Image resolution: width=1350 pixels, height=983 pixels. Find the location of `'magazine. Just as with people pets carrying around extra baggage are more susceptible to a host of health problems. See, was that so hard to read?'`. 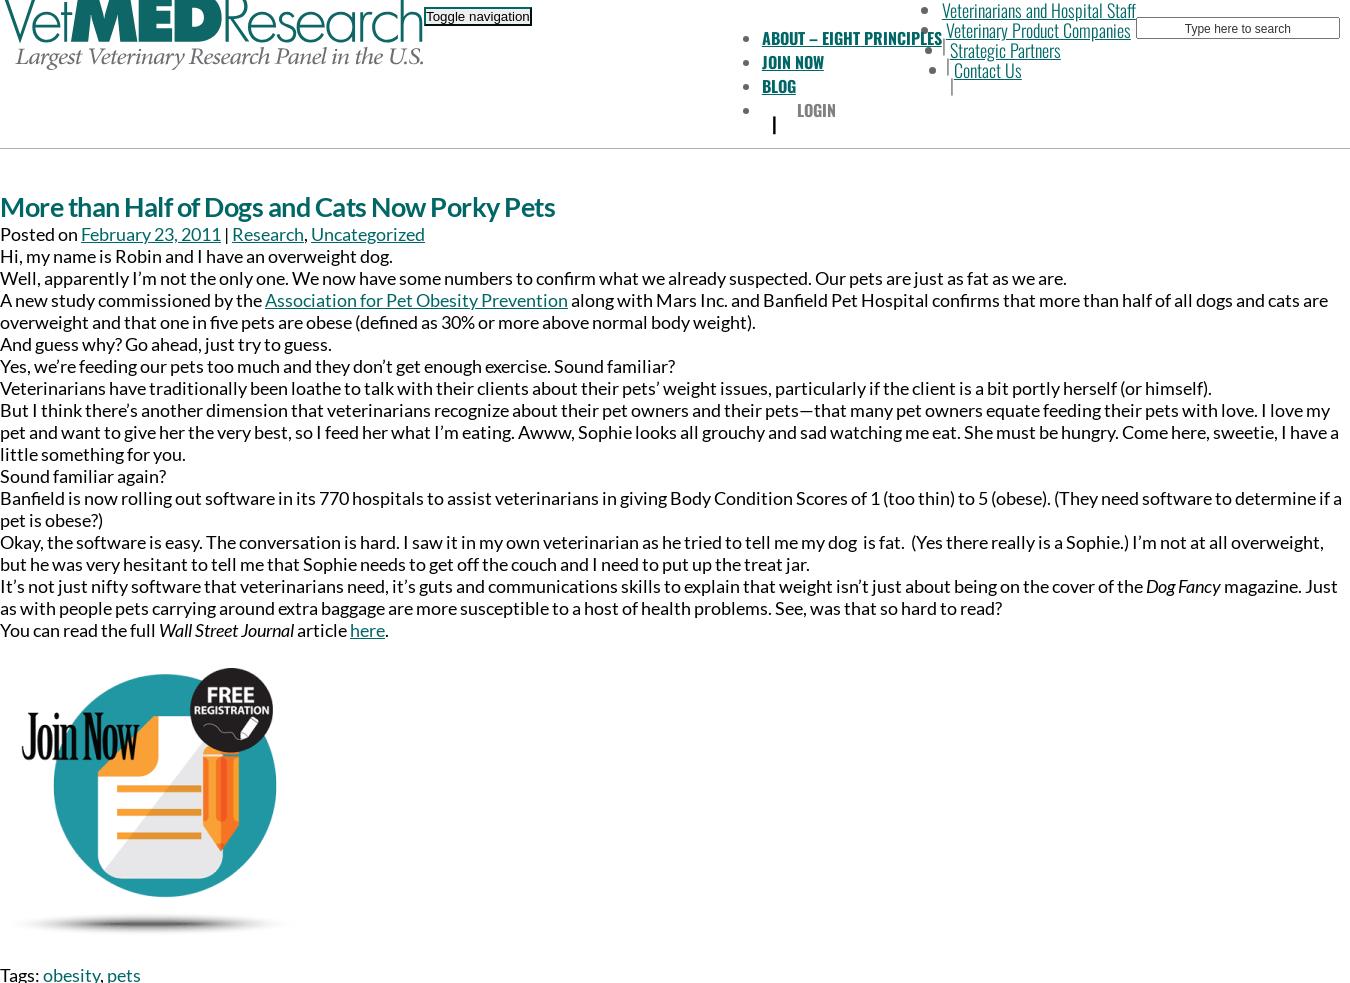

'magazine. Just as with people pets carrying around extra baggage are more susceptible to a host of health problems. See, was that so hard to read?' is located at coordinates (669, 596).